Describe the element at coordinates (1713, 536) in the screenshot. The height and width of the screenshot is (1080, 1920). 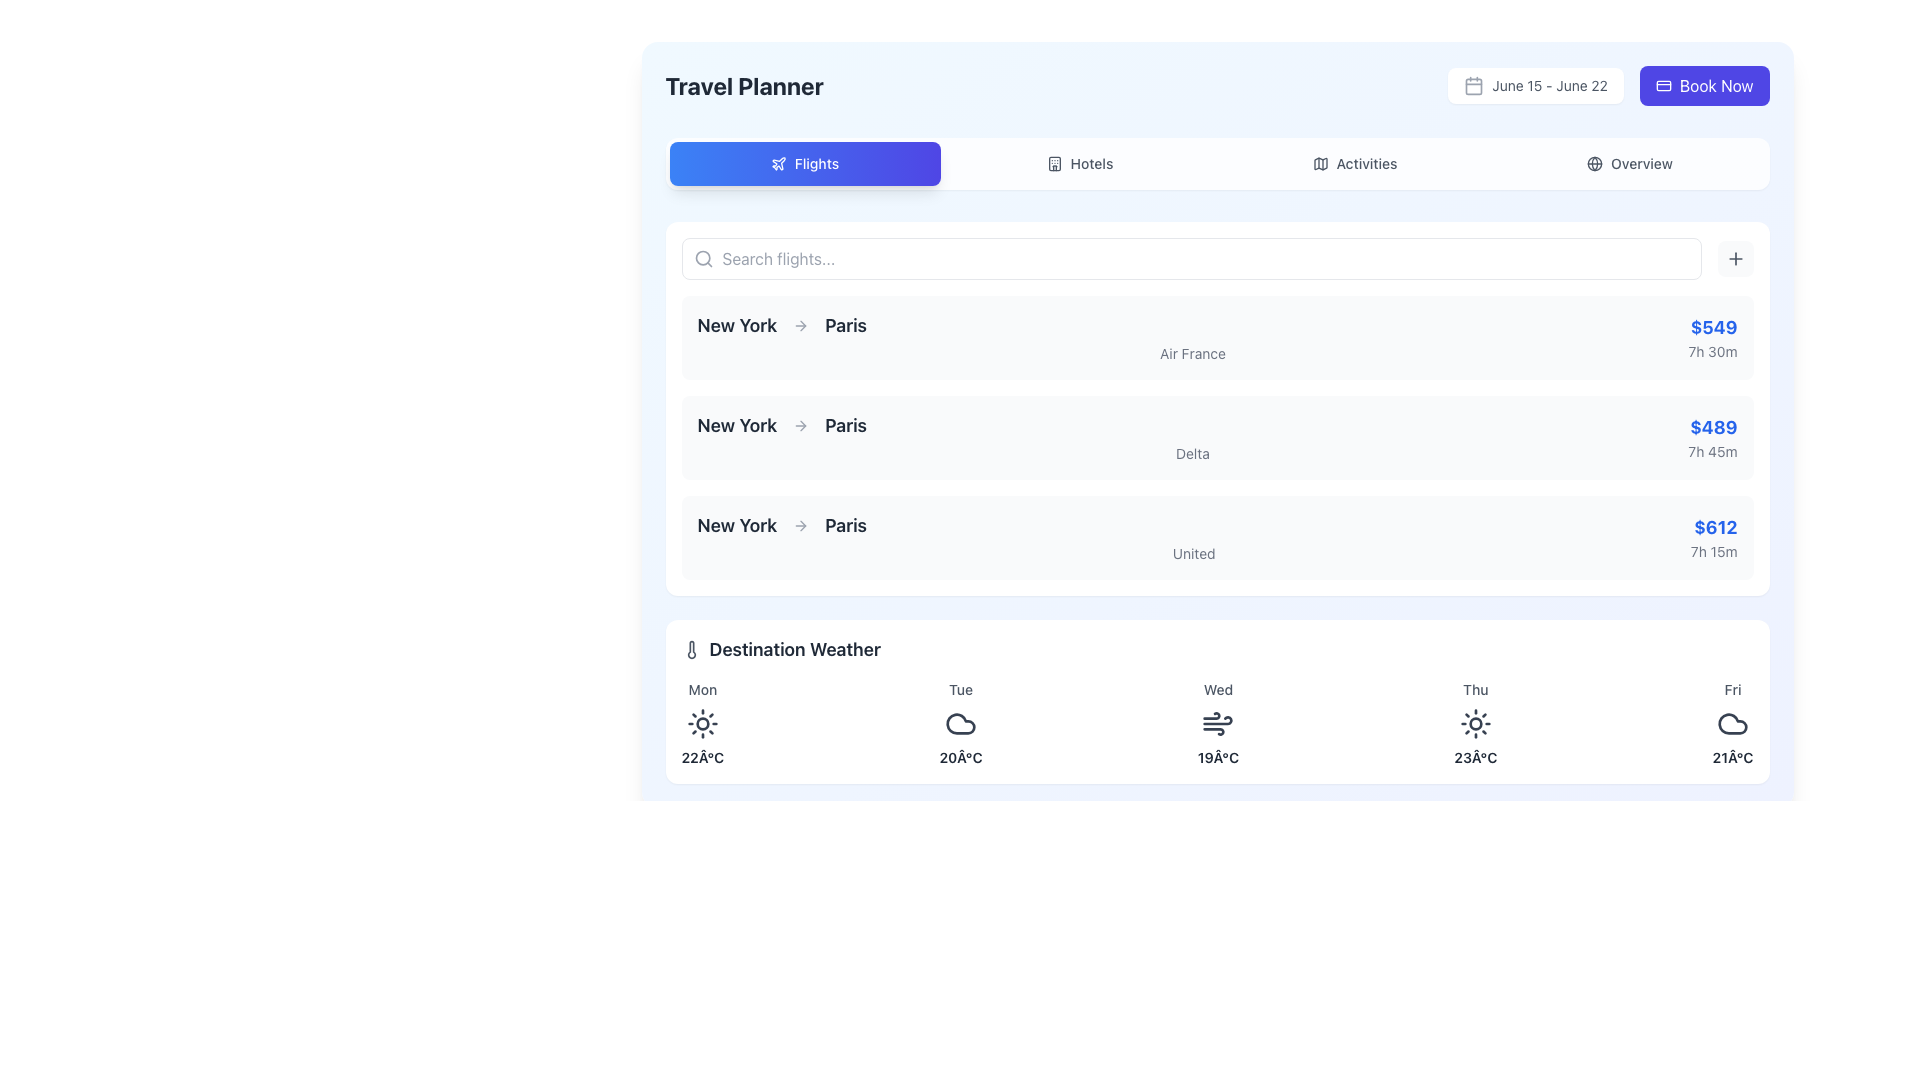
I see `the textual information block displaying the price '$612' and duration '7h 15m' in the third card of the flight details from 'New York' to 'Paris'` at that location.